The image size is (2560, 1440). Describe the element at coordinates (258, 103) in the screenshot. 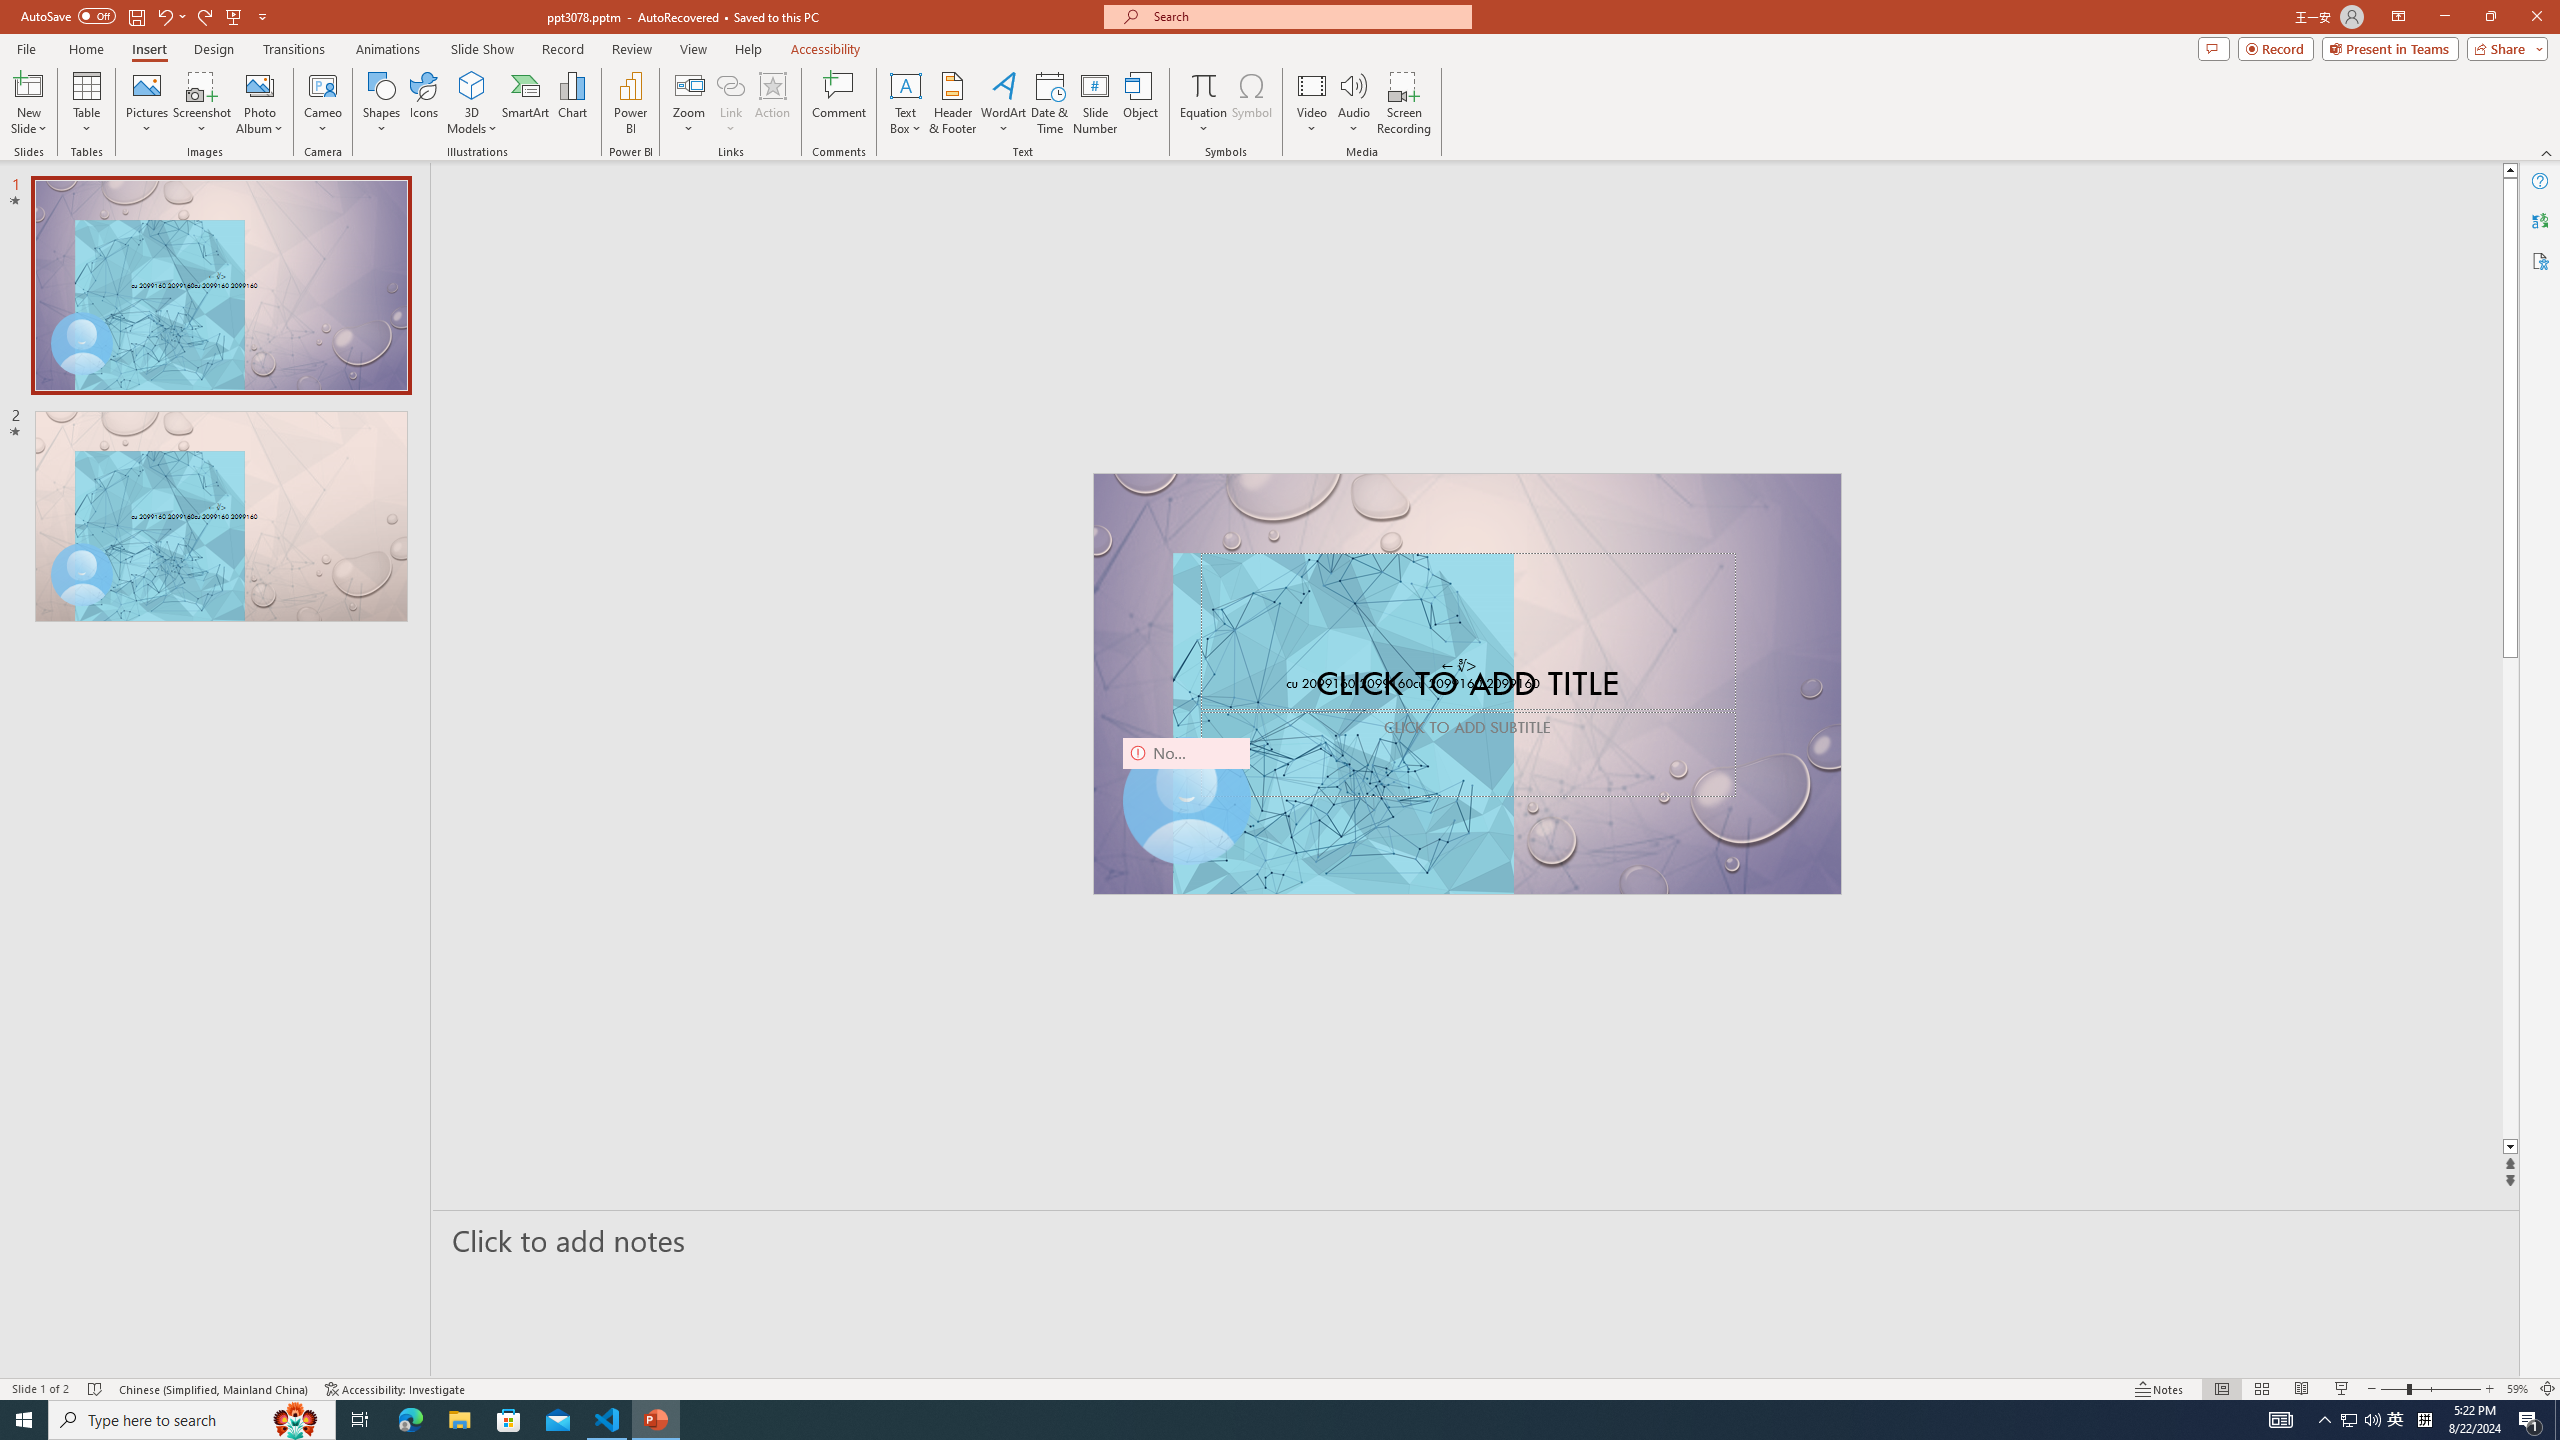

I see `'Photo Album...'` at that location.